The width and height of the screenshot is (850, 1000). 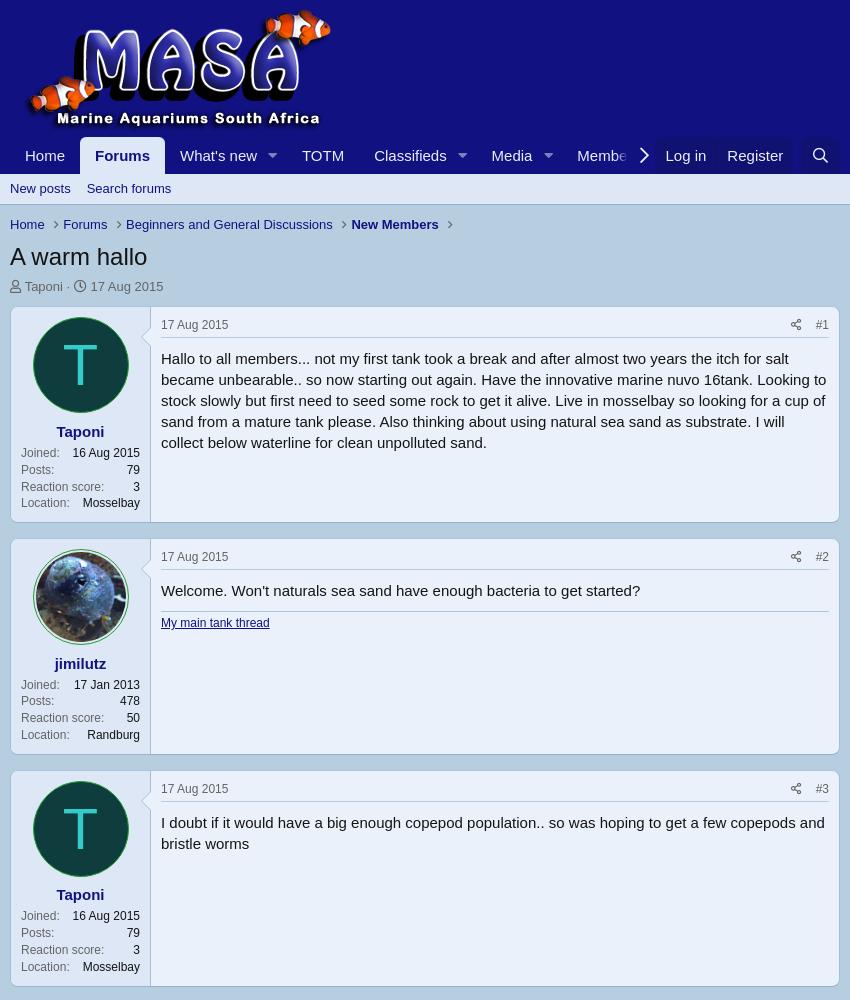 I want to click on 'I doubt if it would have a big enough copepod population.. so was hoping to get a few copepods and bristle worms', so click(x=492, y=831).